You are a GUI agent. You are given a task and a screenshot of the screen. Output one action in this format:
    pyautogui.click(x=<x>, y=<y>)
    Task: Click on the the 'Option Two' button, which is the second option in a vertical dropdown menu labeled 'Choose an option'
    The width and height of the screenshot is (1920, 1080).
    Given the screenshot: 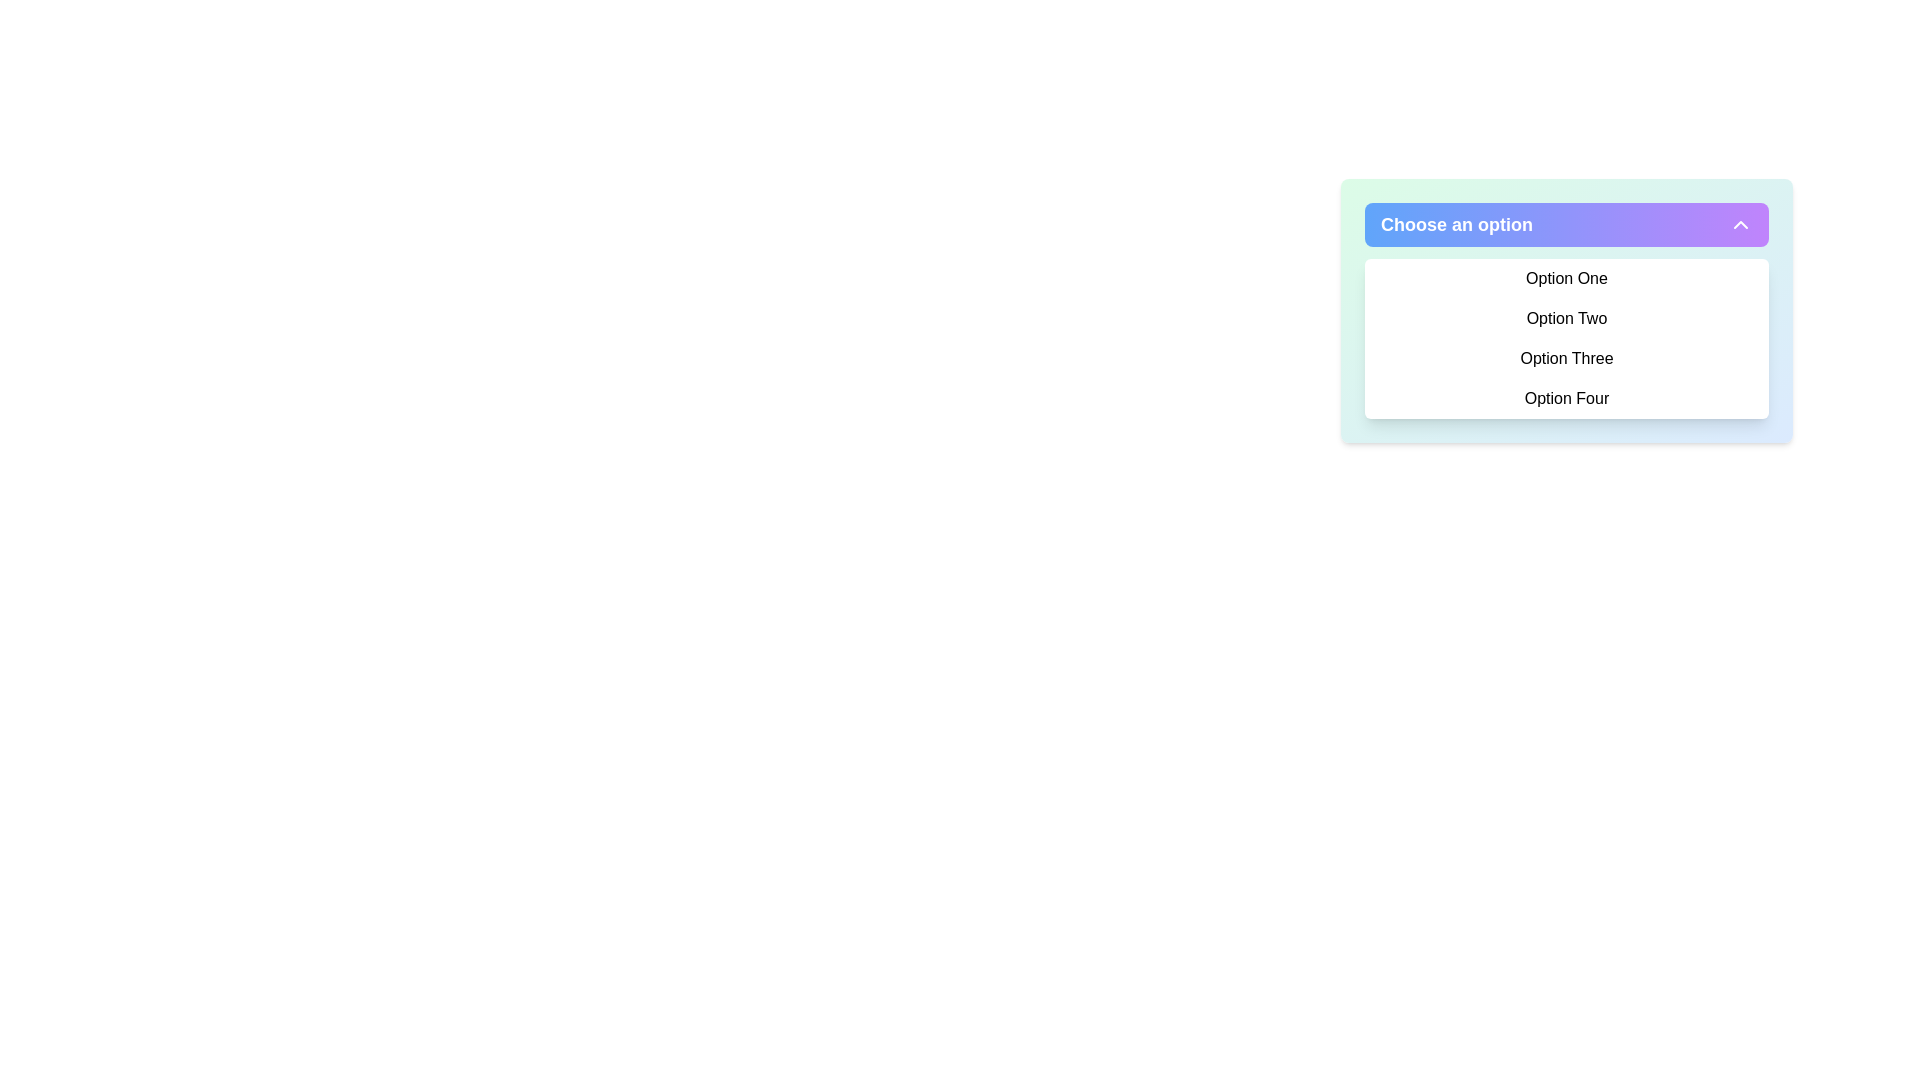 What is the action you would take?
    pyautogui.click(x=1565, y=318)
    